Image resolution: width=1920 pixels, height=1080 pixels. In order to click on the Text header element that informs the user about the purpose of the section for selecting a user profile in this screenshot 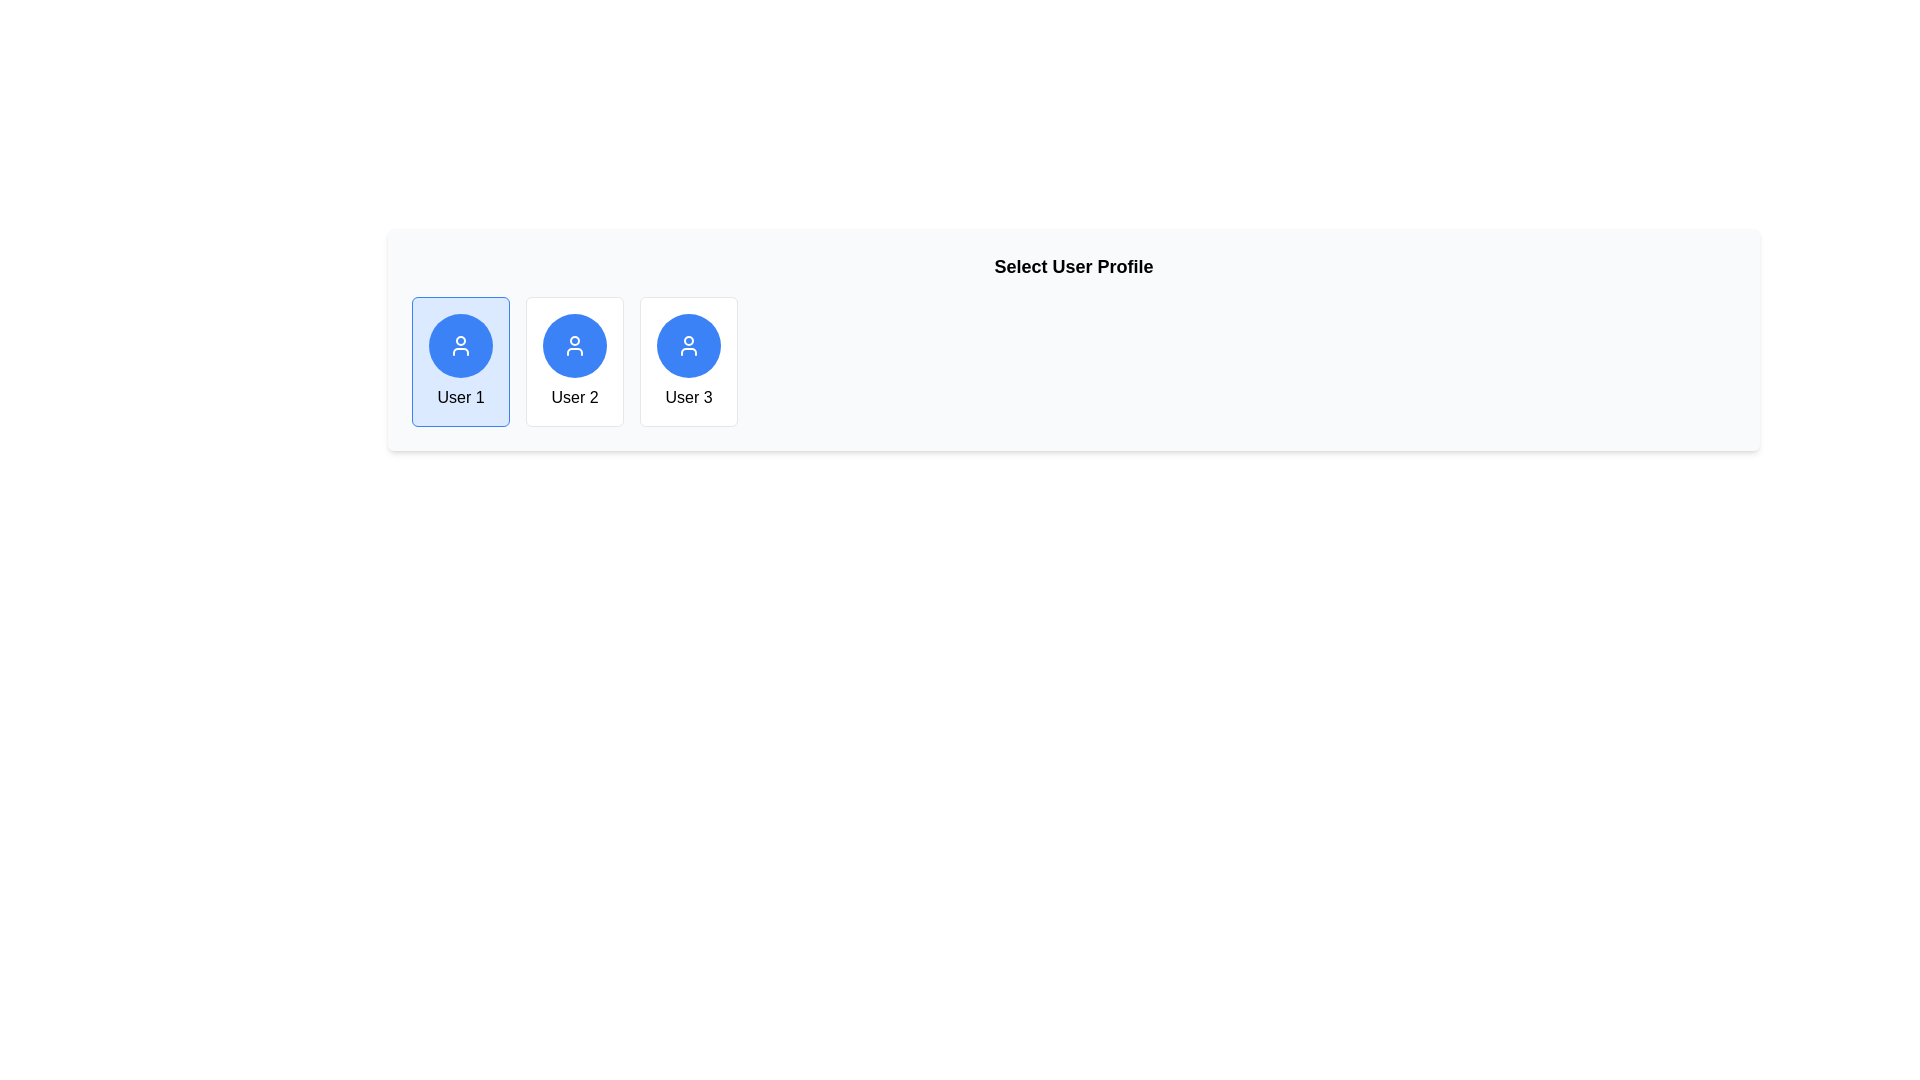, I will do `click(1073, 265)`.